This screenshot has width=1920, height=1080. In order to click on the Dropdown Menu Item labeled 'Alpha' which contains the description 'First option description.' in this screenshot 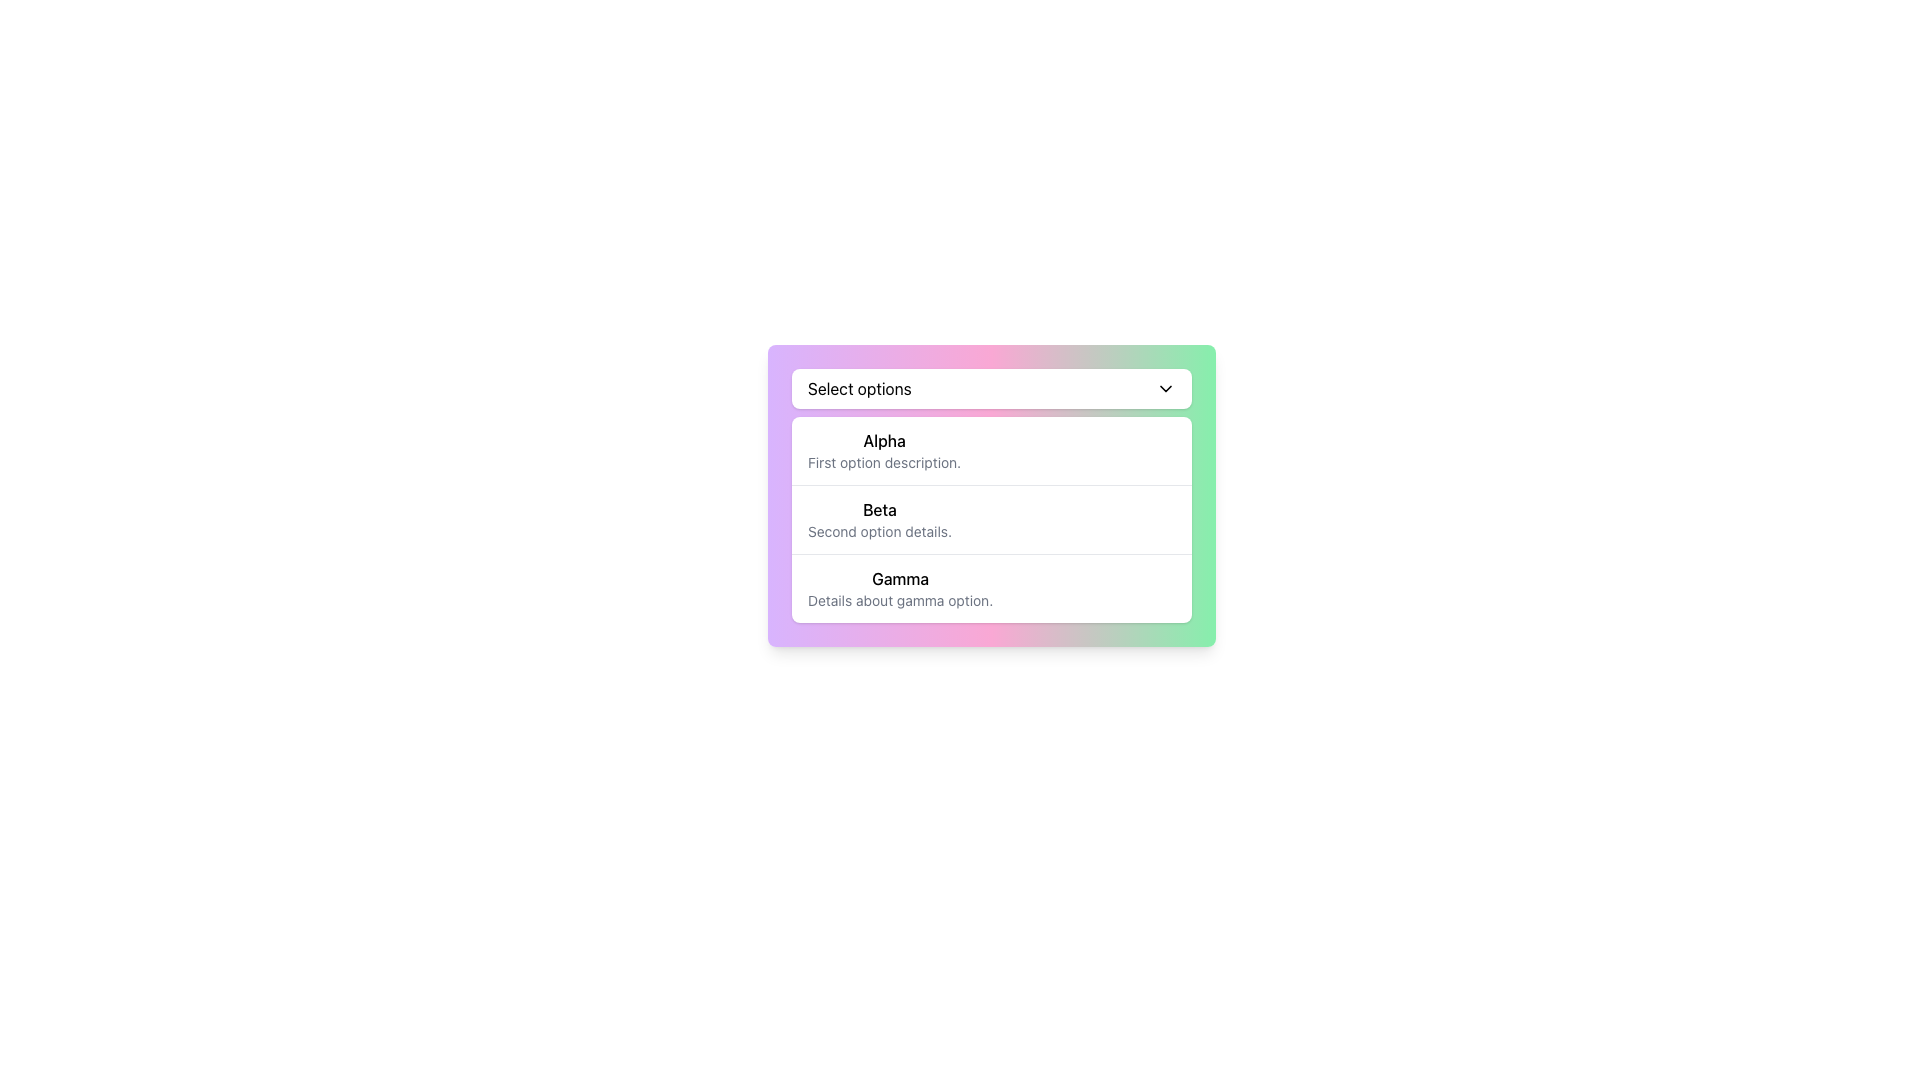, I will do `click(883, 451)`.